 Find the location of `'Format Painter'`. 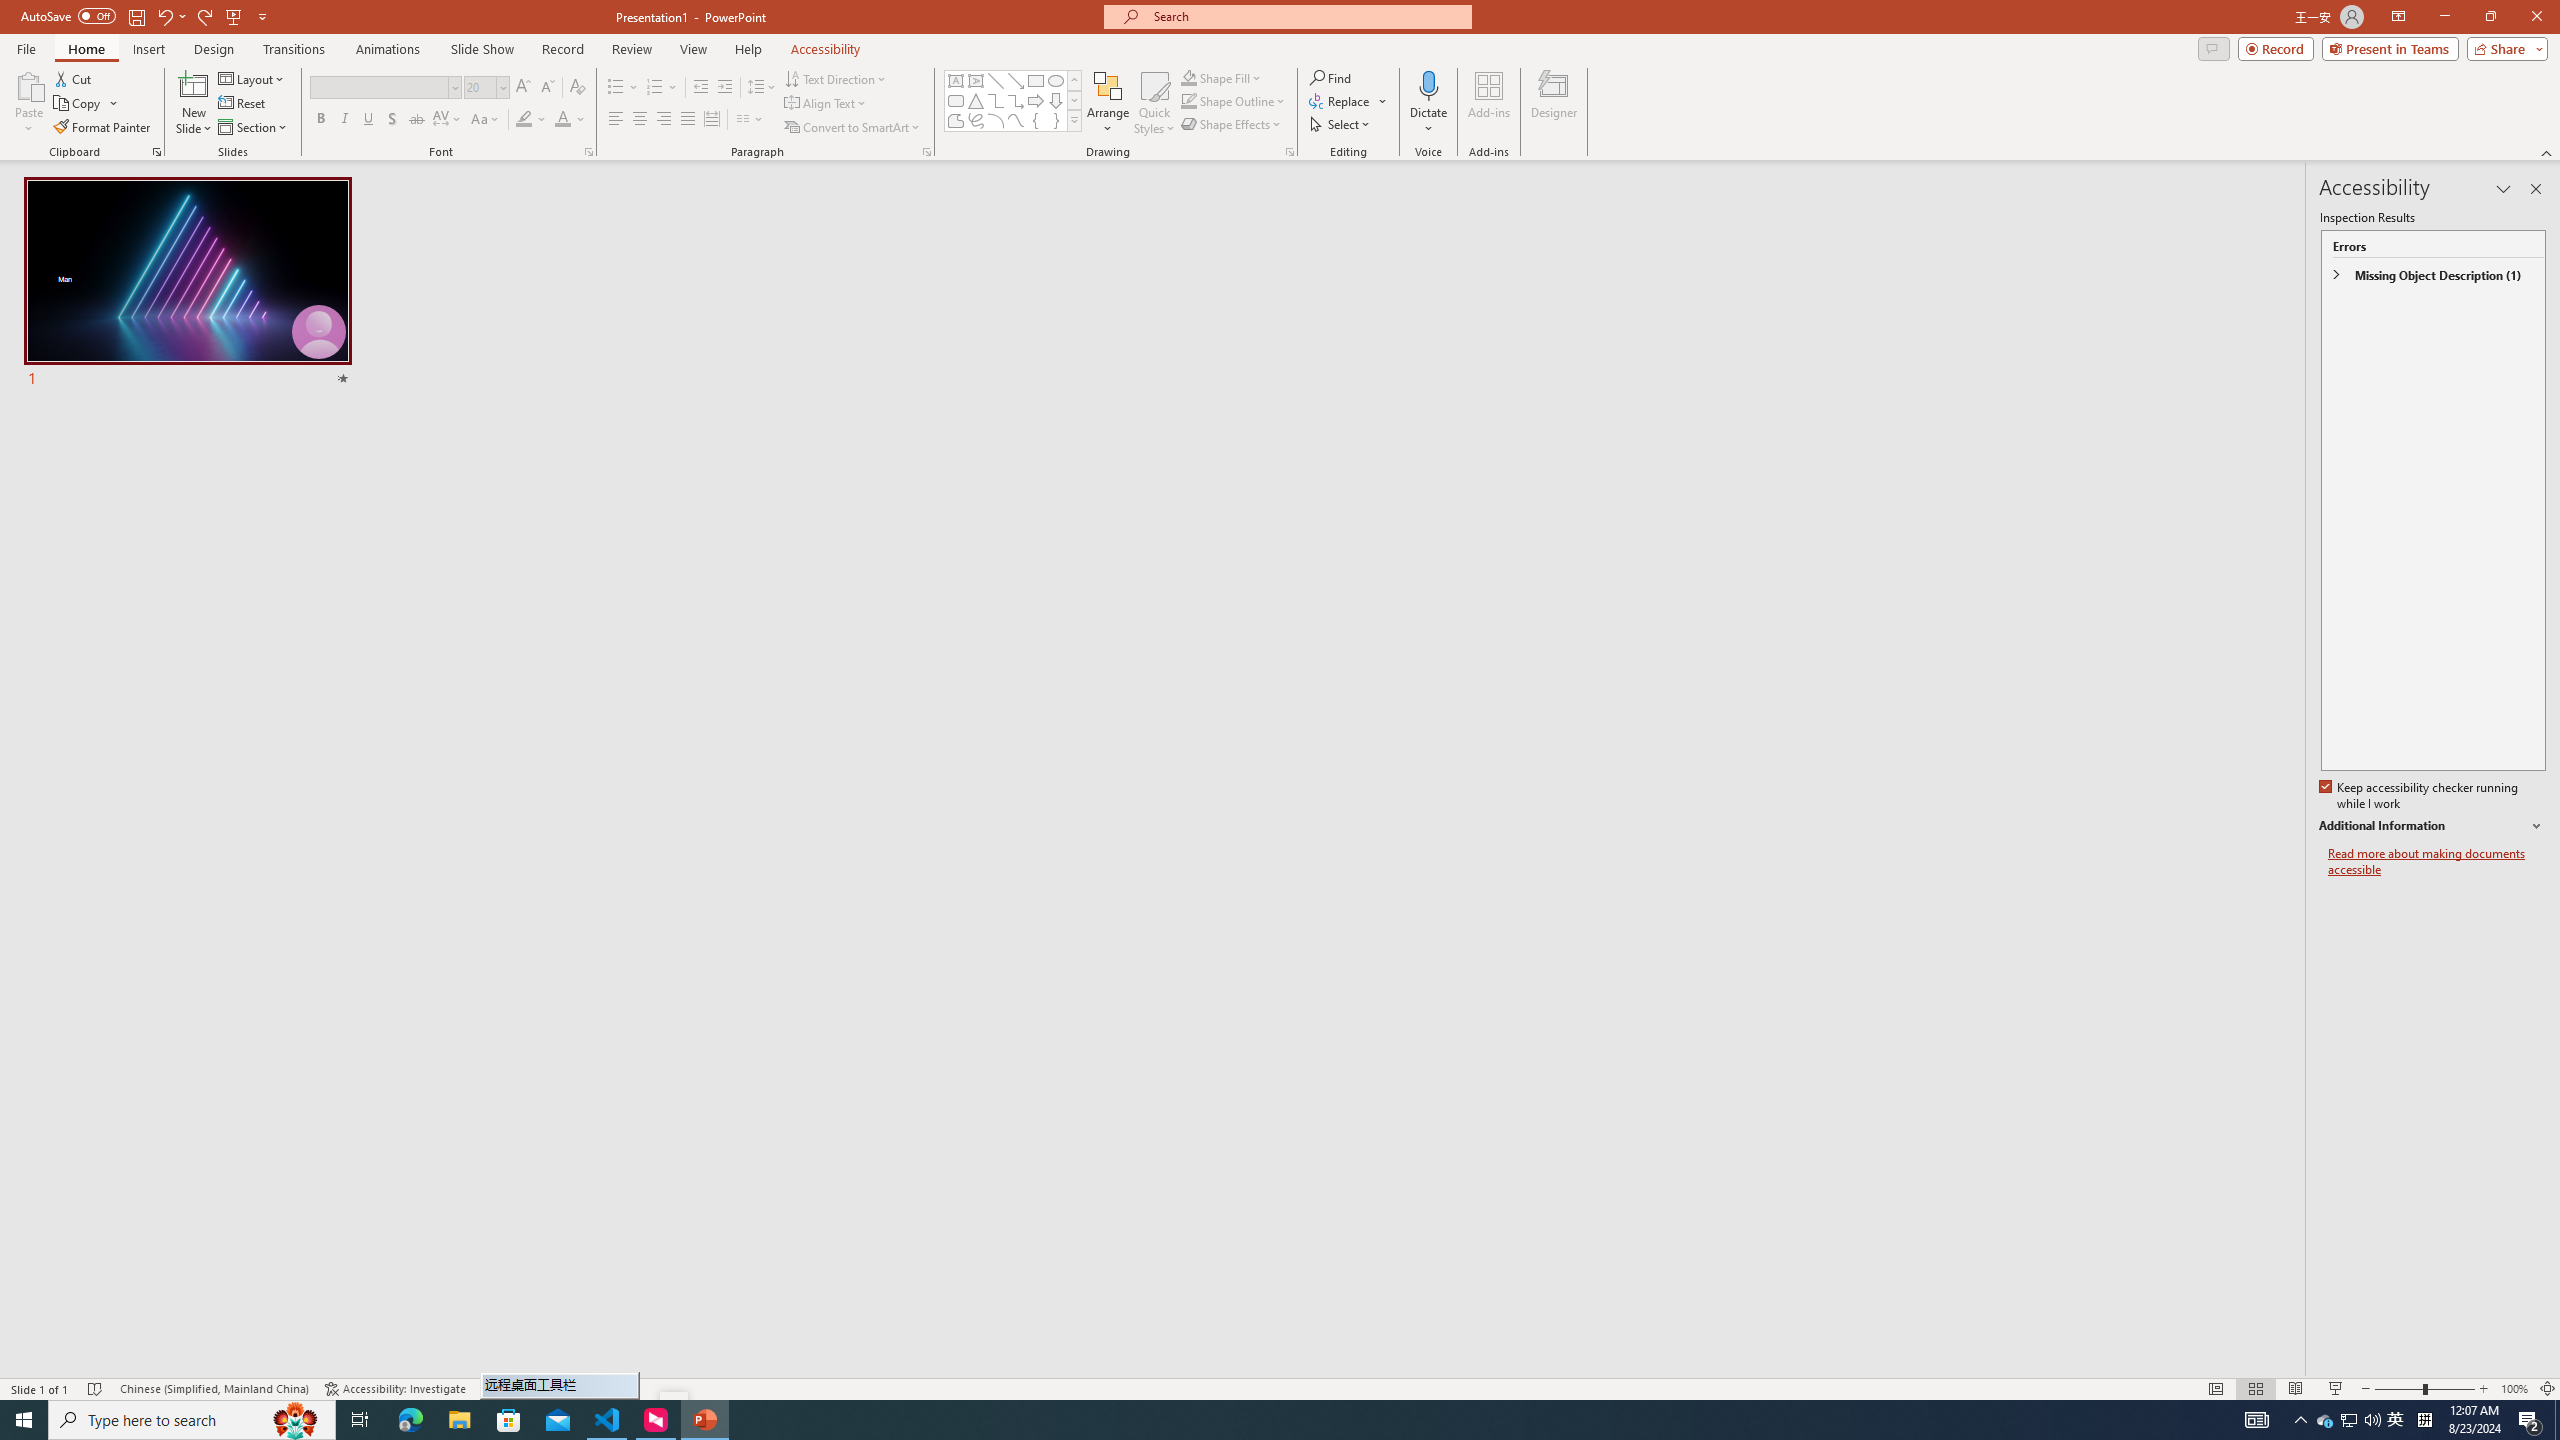

'Format Painter' is located at coordinates (102, 127).